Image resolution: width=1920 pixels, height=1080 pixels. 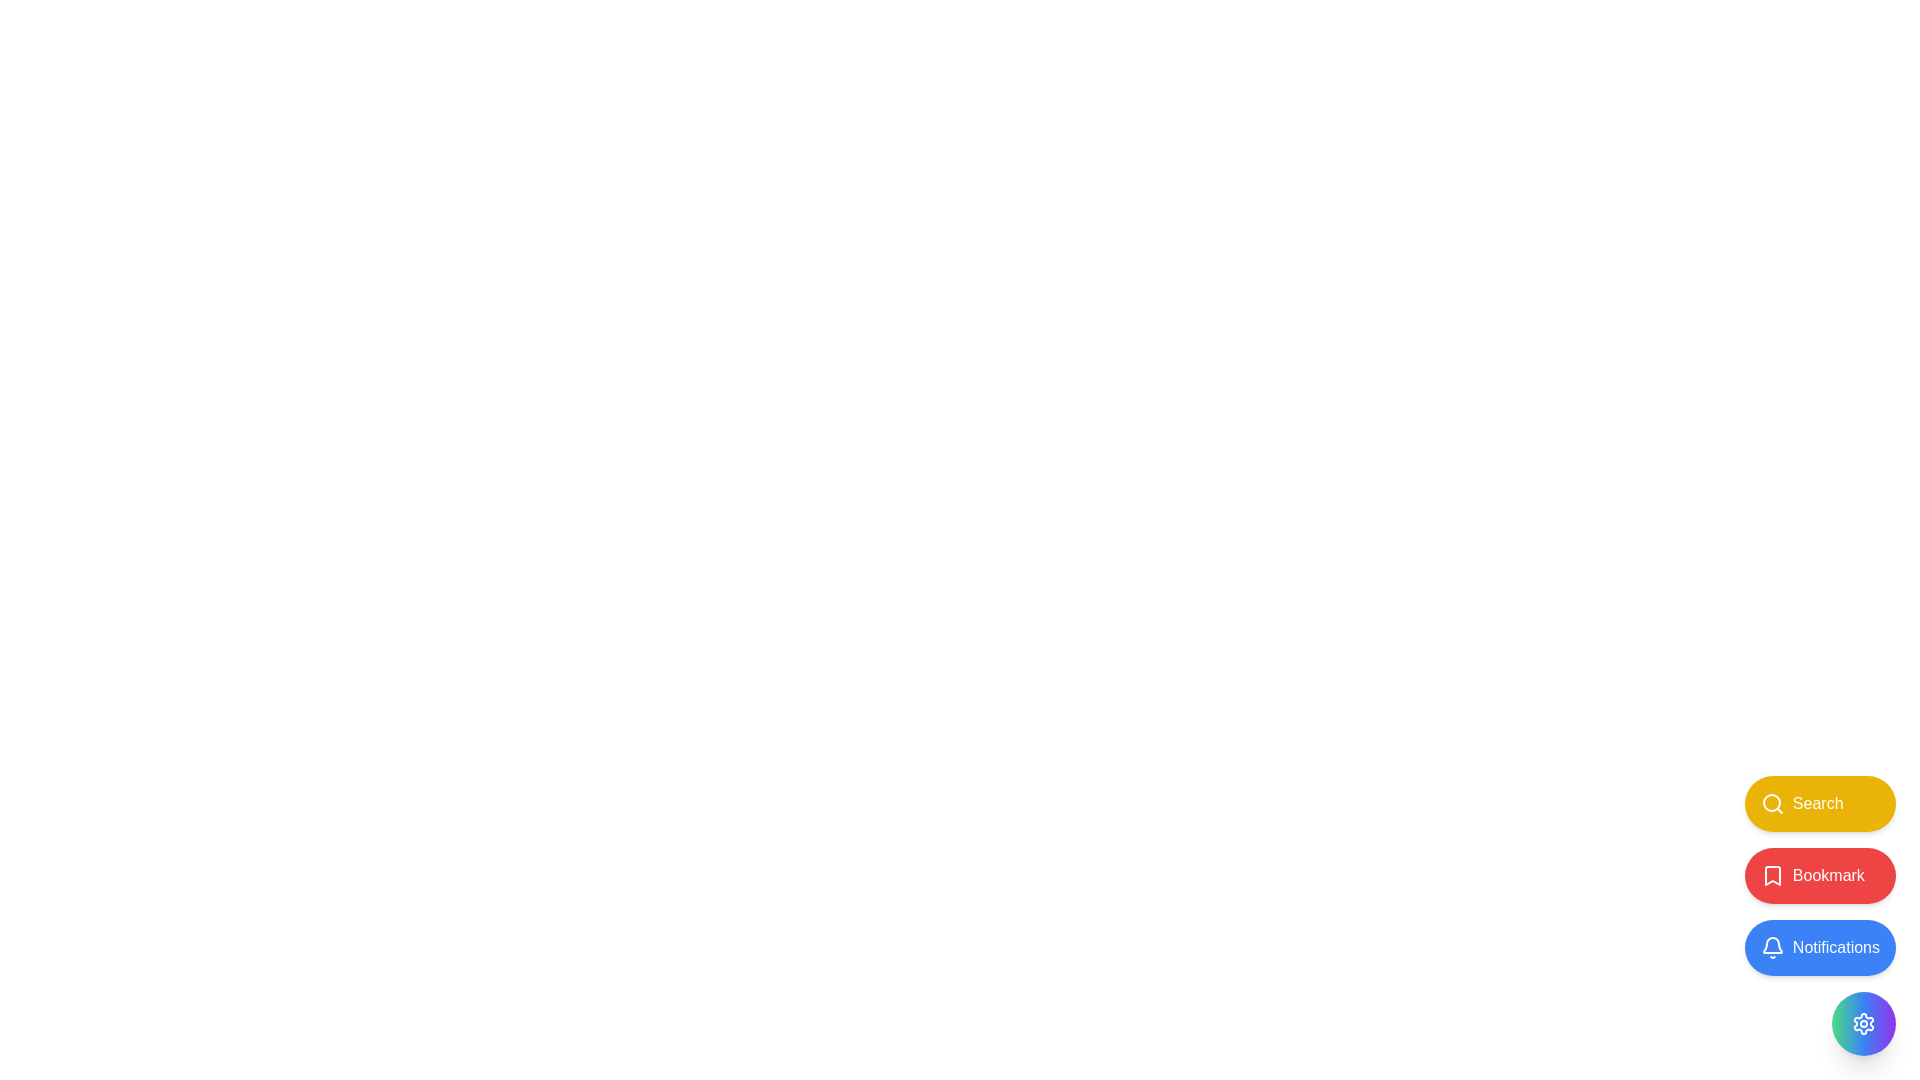 What do you see at coordinates (1772, 802) in the screenshot?
I see `the search icon located within the yellow circular button labeled 'Search'` at bounding box center [1772, 802].